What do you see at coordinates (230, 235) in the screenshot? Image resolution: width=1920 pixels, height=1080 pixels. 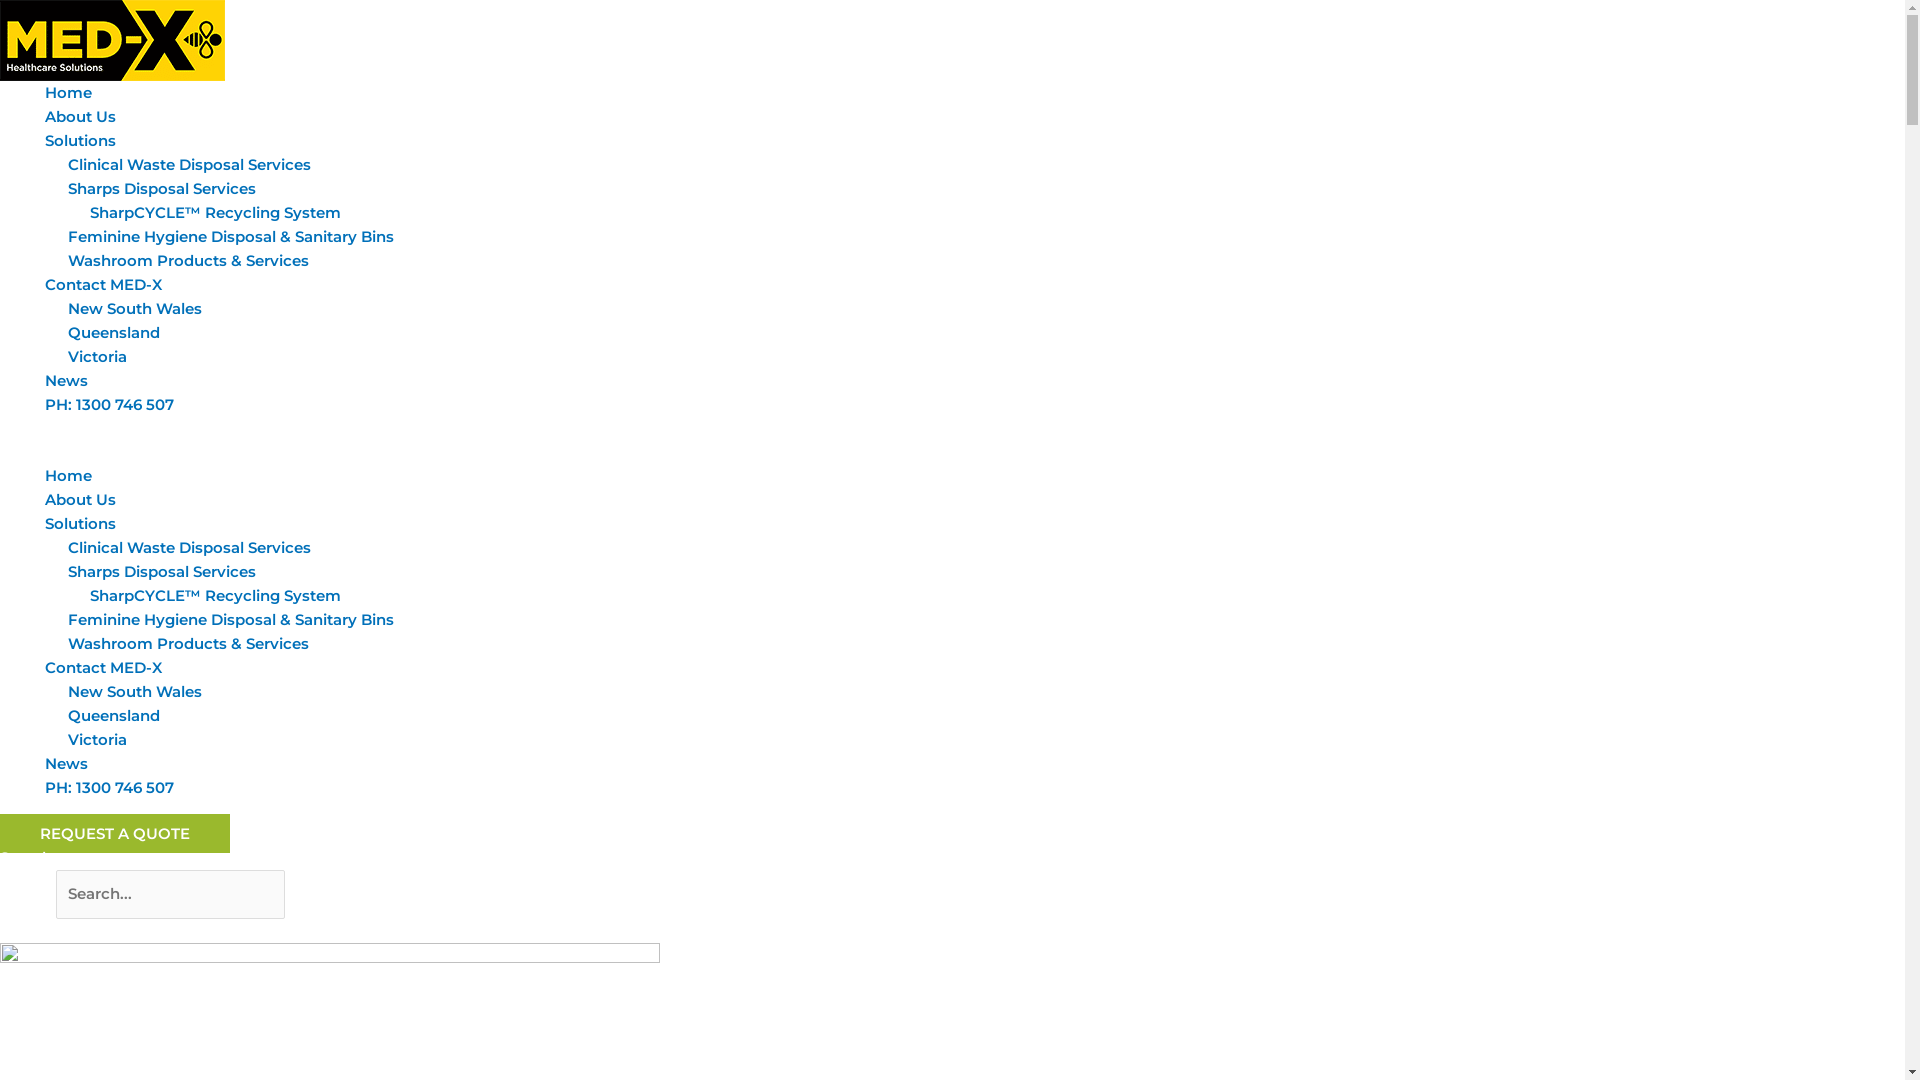 I see `'Feminine Hygiene Disposal & Sanitary Bins'` at bounding box center [230, 235].